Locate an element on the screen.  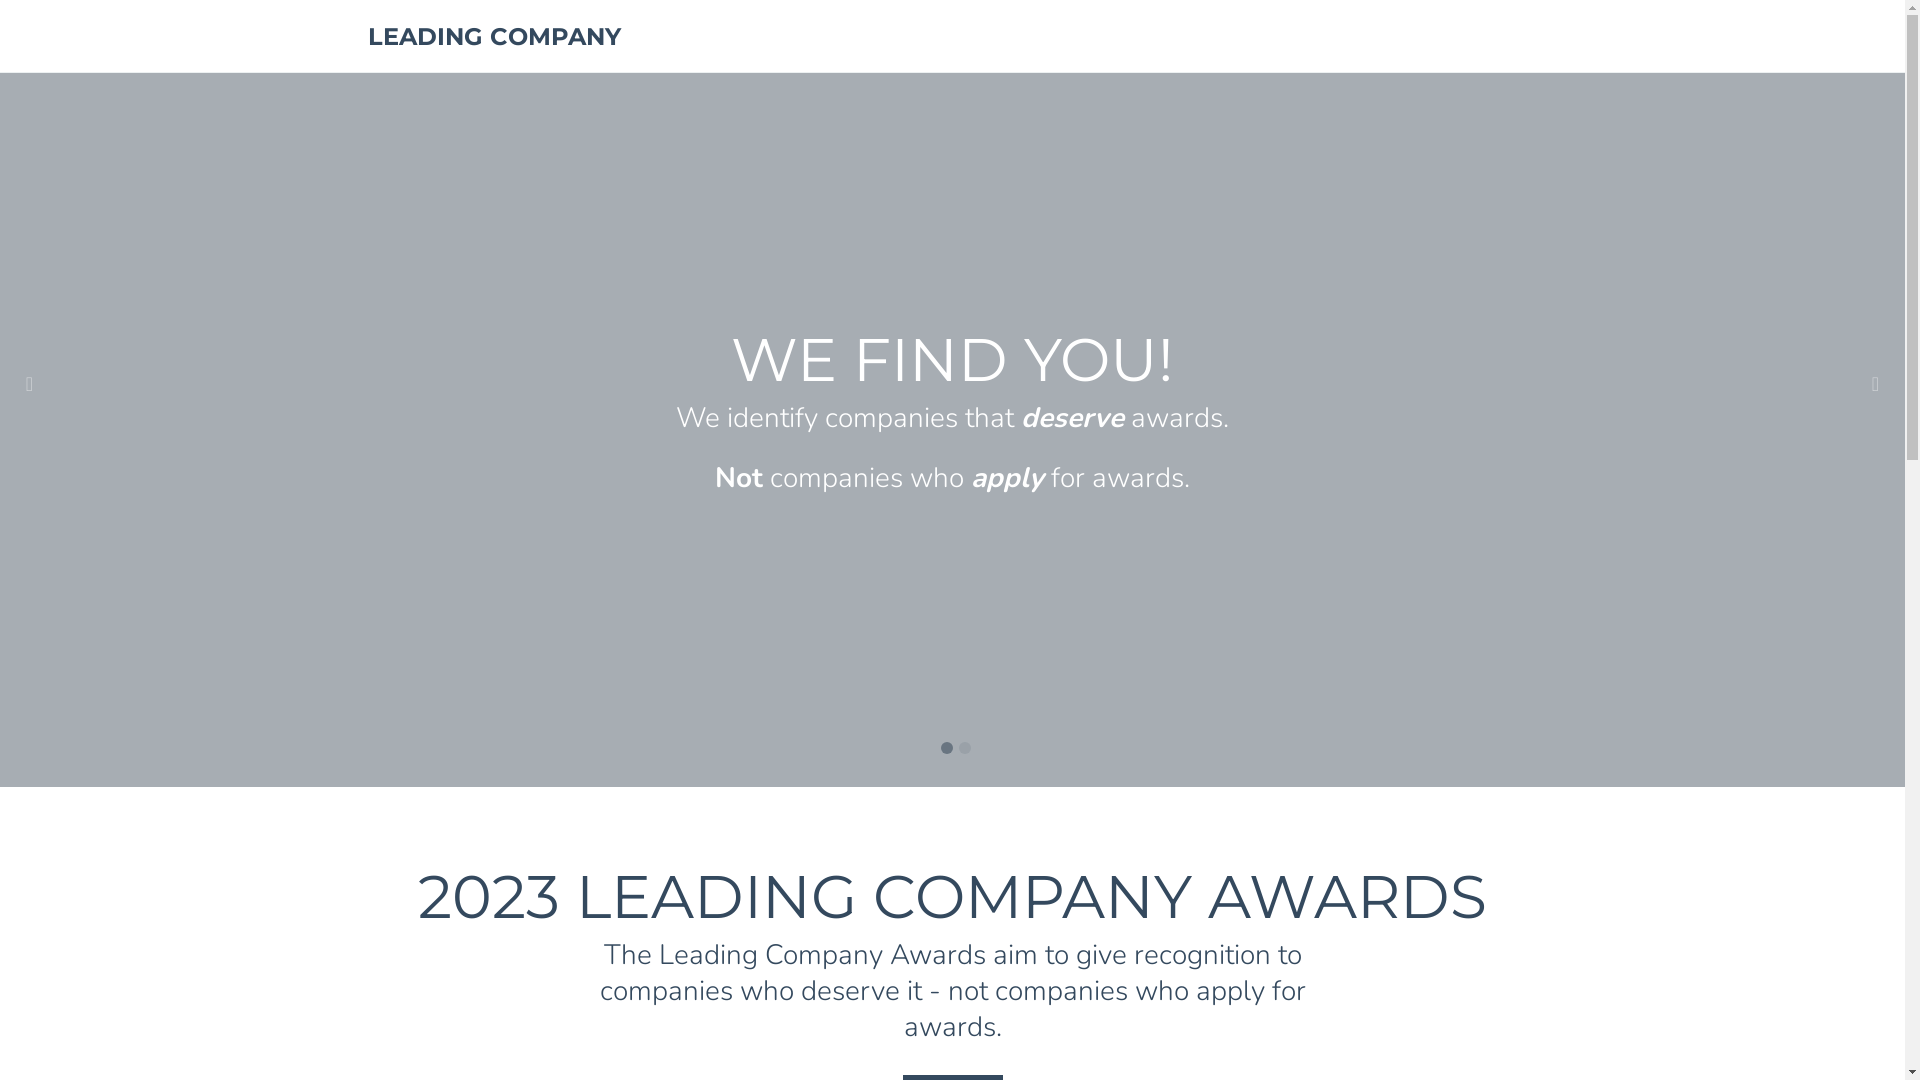
'LEADING COMPANY' is located at coordinates (494, 36).